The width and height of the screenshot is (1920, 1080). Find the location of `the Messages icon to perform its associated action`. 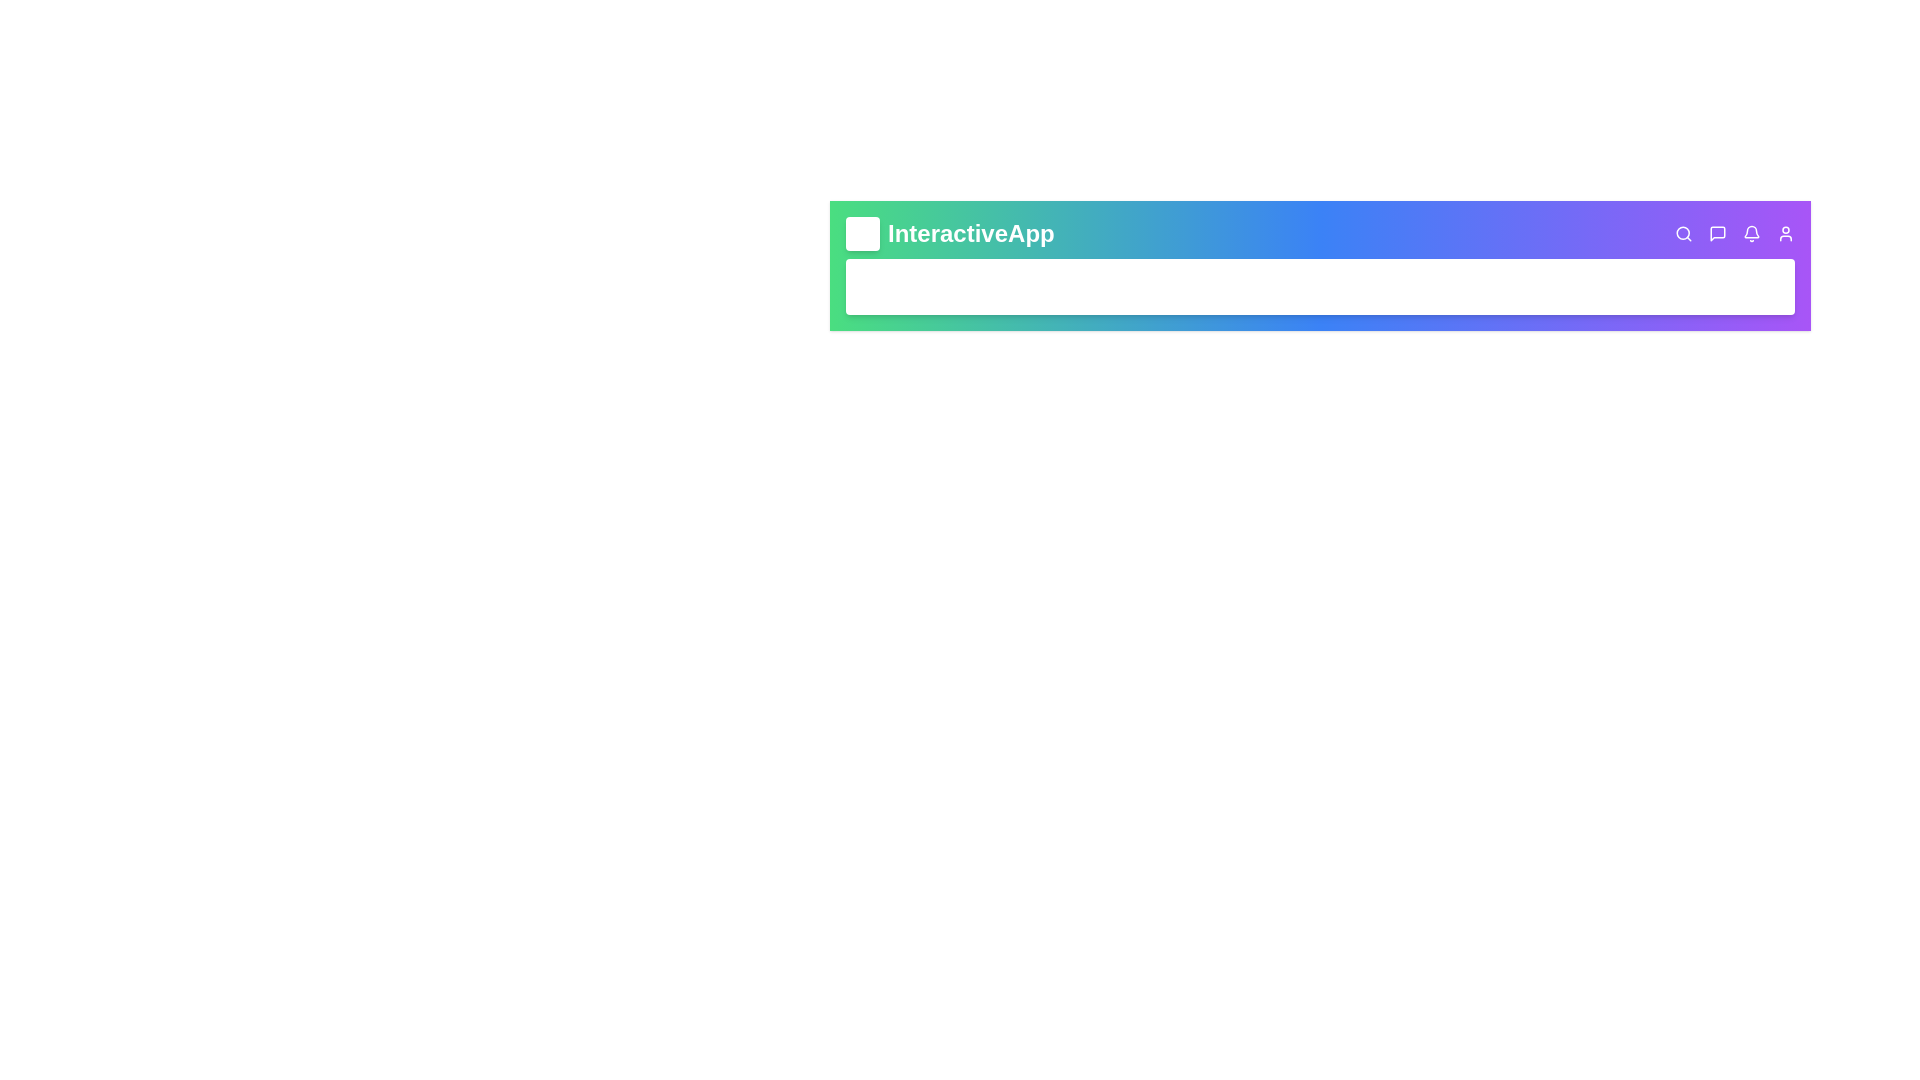

the Messages icon to perform its associated action is located at coordinates (1717, 233).